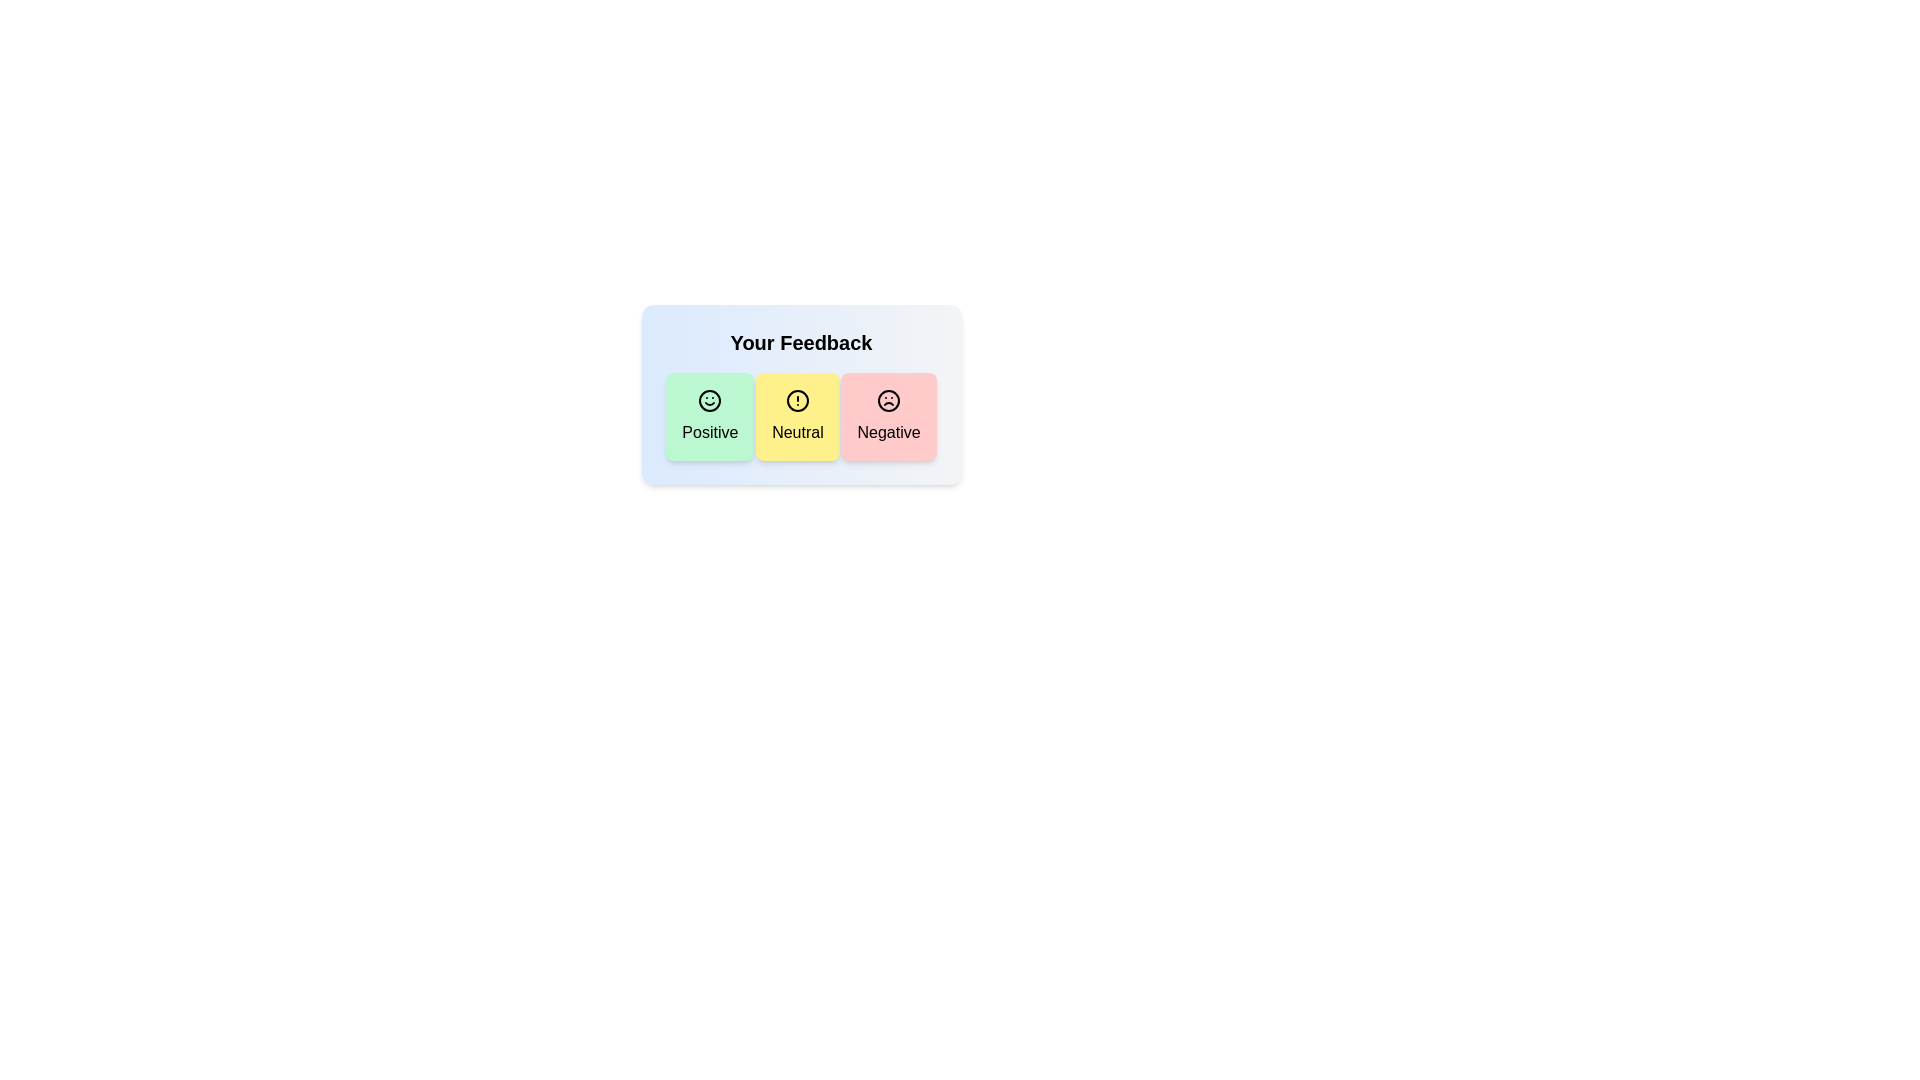 This screenshot has width=1920, height=1080. What do you see at coordinates (796, 431) in the screenshot?
I see `label text 'Neutral' displayed in black on a yellow background, located at the center of the feedback selection interface` at bounding box center [796, 431].